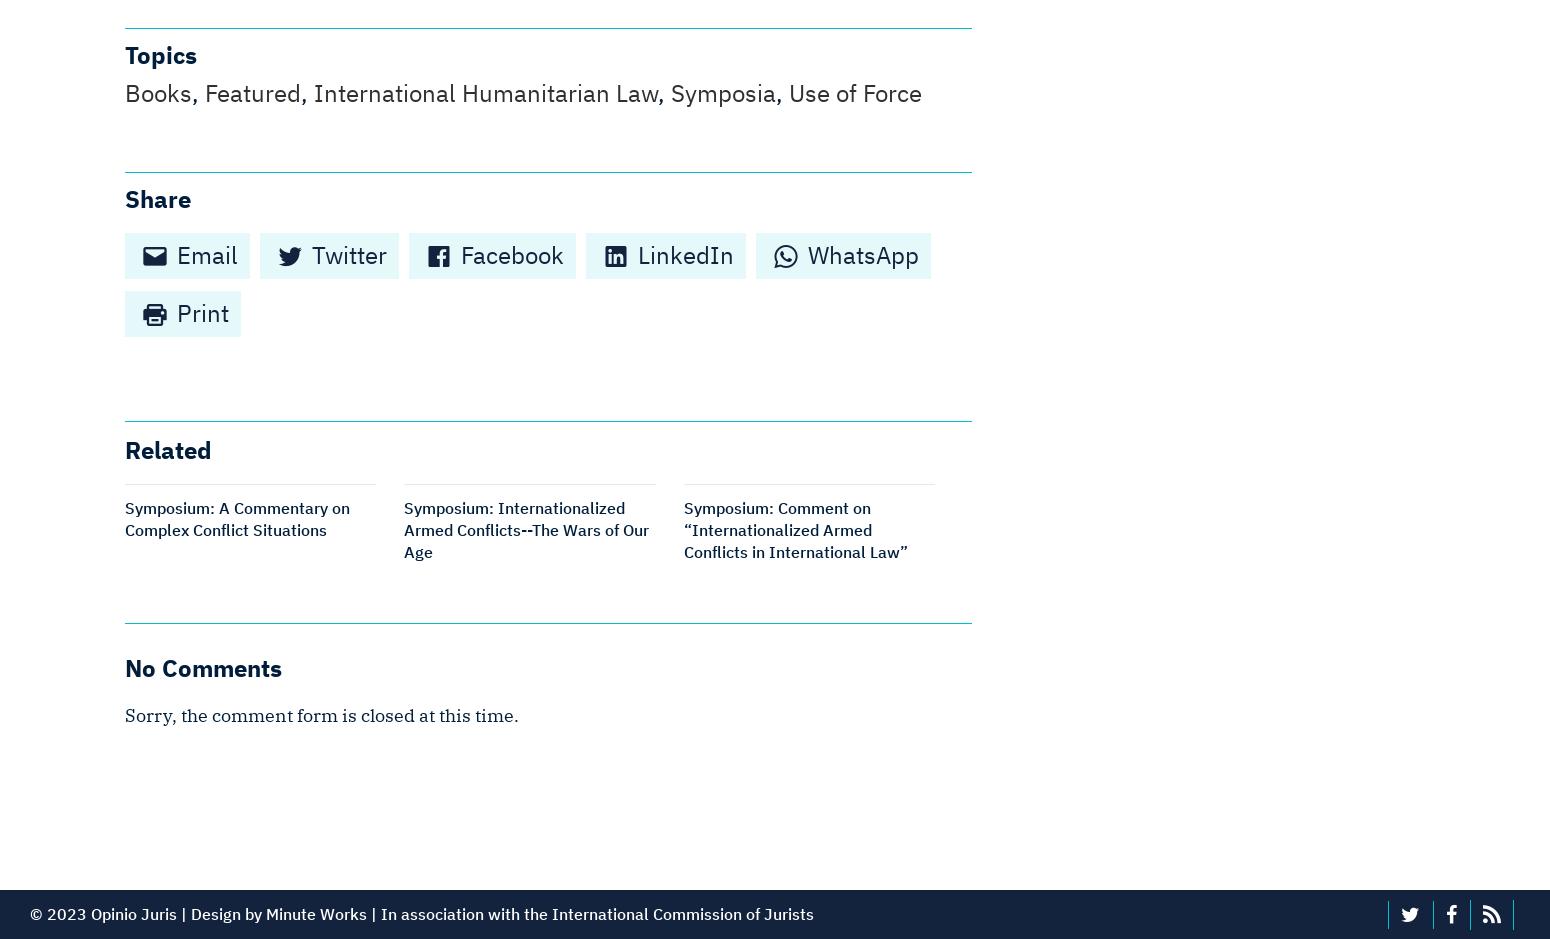 Image resolution: width=1550 pixels, height=939 pixels. What do you see at coordinates (863, 254) in the screenshot?
I see `'WhatsApp'` at bounding box center [863, 254].